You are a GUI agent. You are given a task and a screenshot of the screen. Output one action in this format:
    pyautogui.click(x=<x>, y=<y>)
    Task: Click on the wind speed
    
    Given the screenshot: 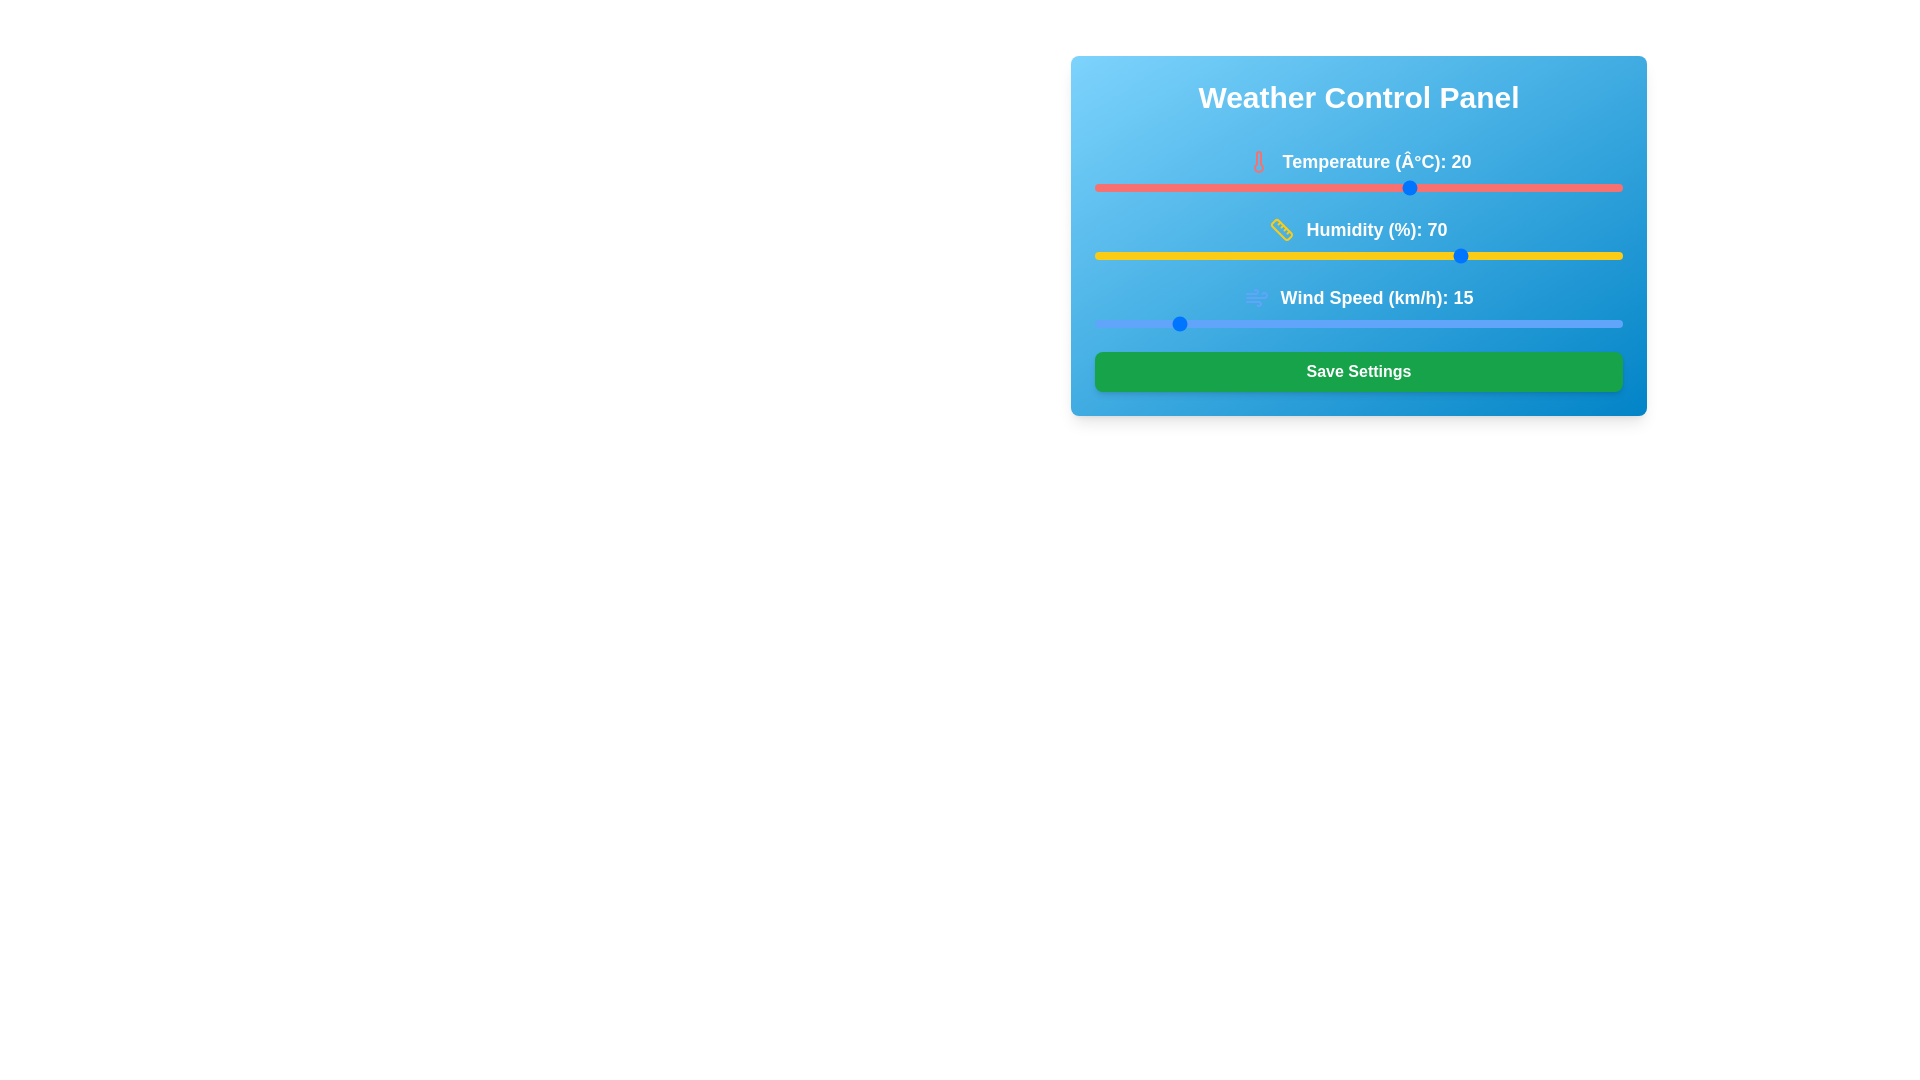 What is the action you would take?
    pyautogui.click(x=1306, y=323)
    